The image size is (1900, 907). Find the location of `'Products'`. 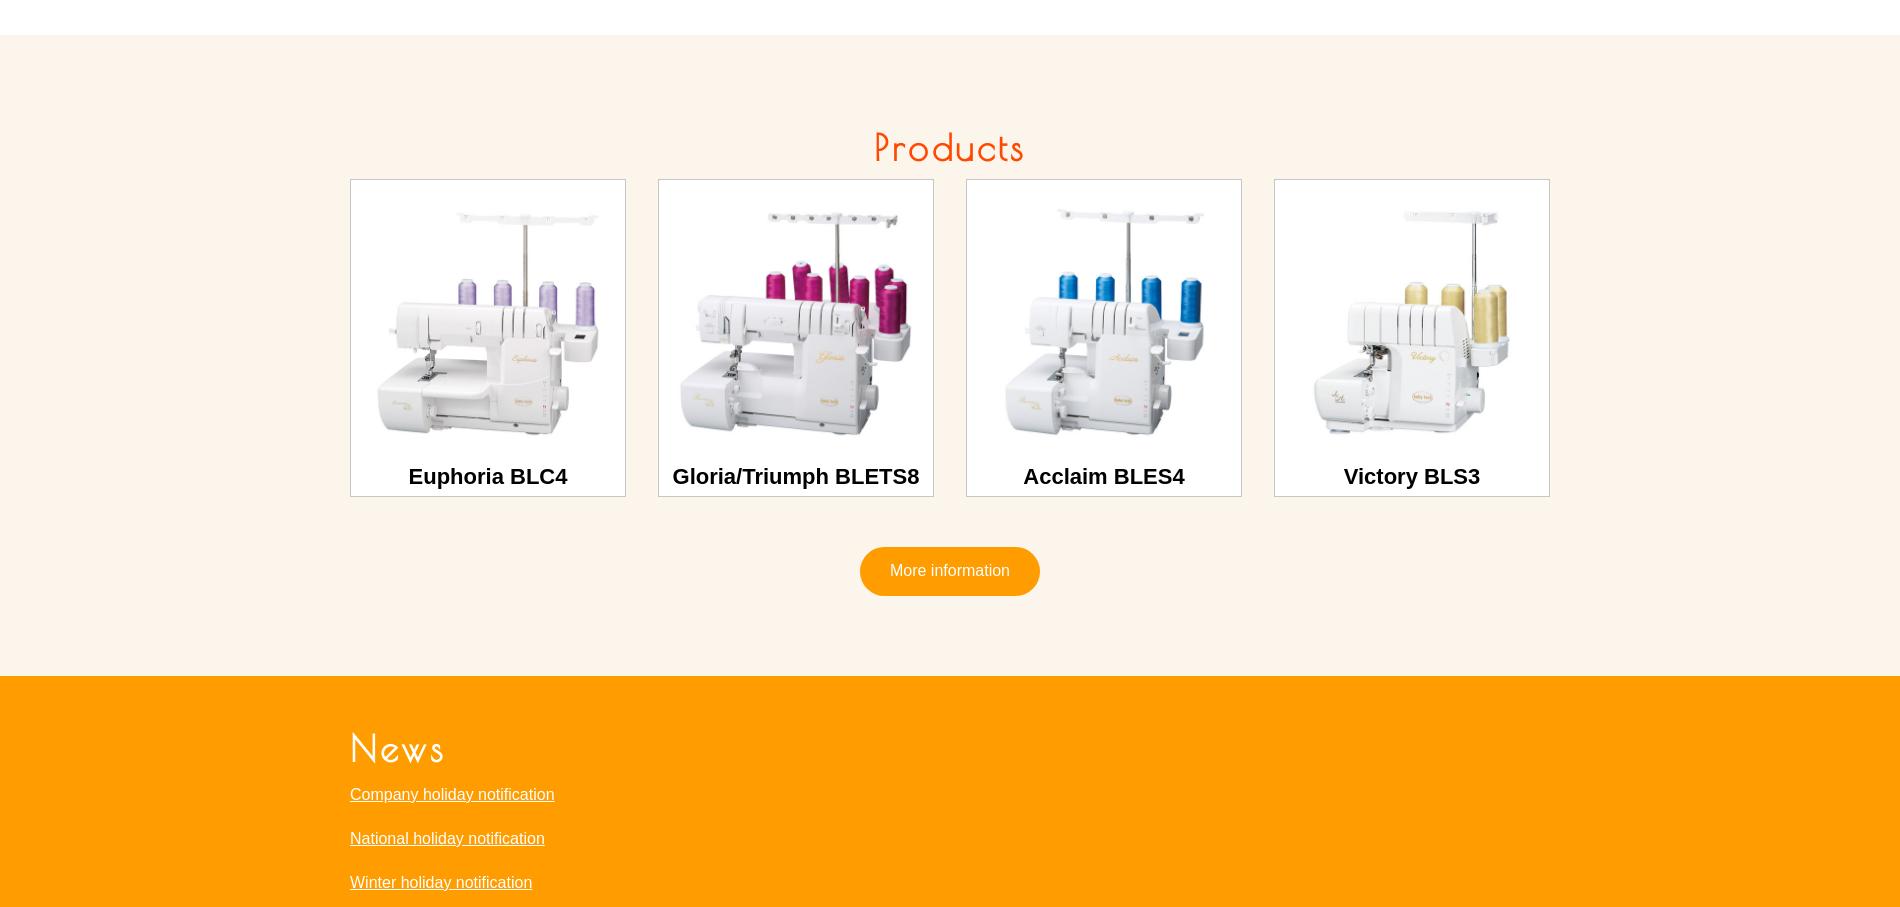

'Products' is located at coordinates (948, 146).